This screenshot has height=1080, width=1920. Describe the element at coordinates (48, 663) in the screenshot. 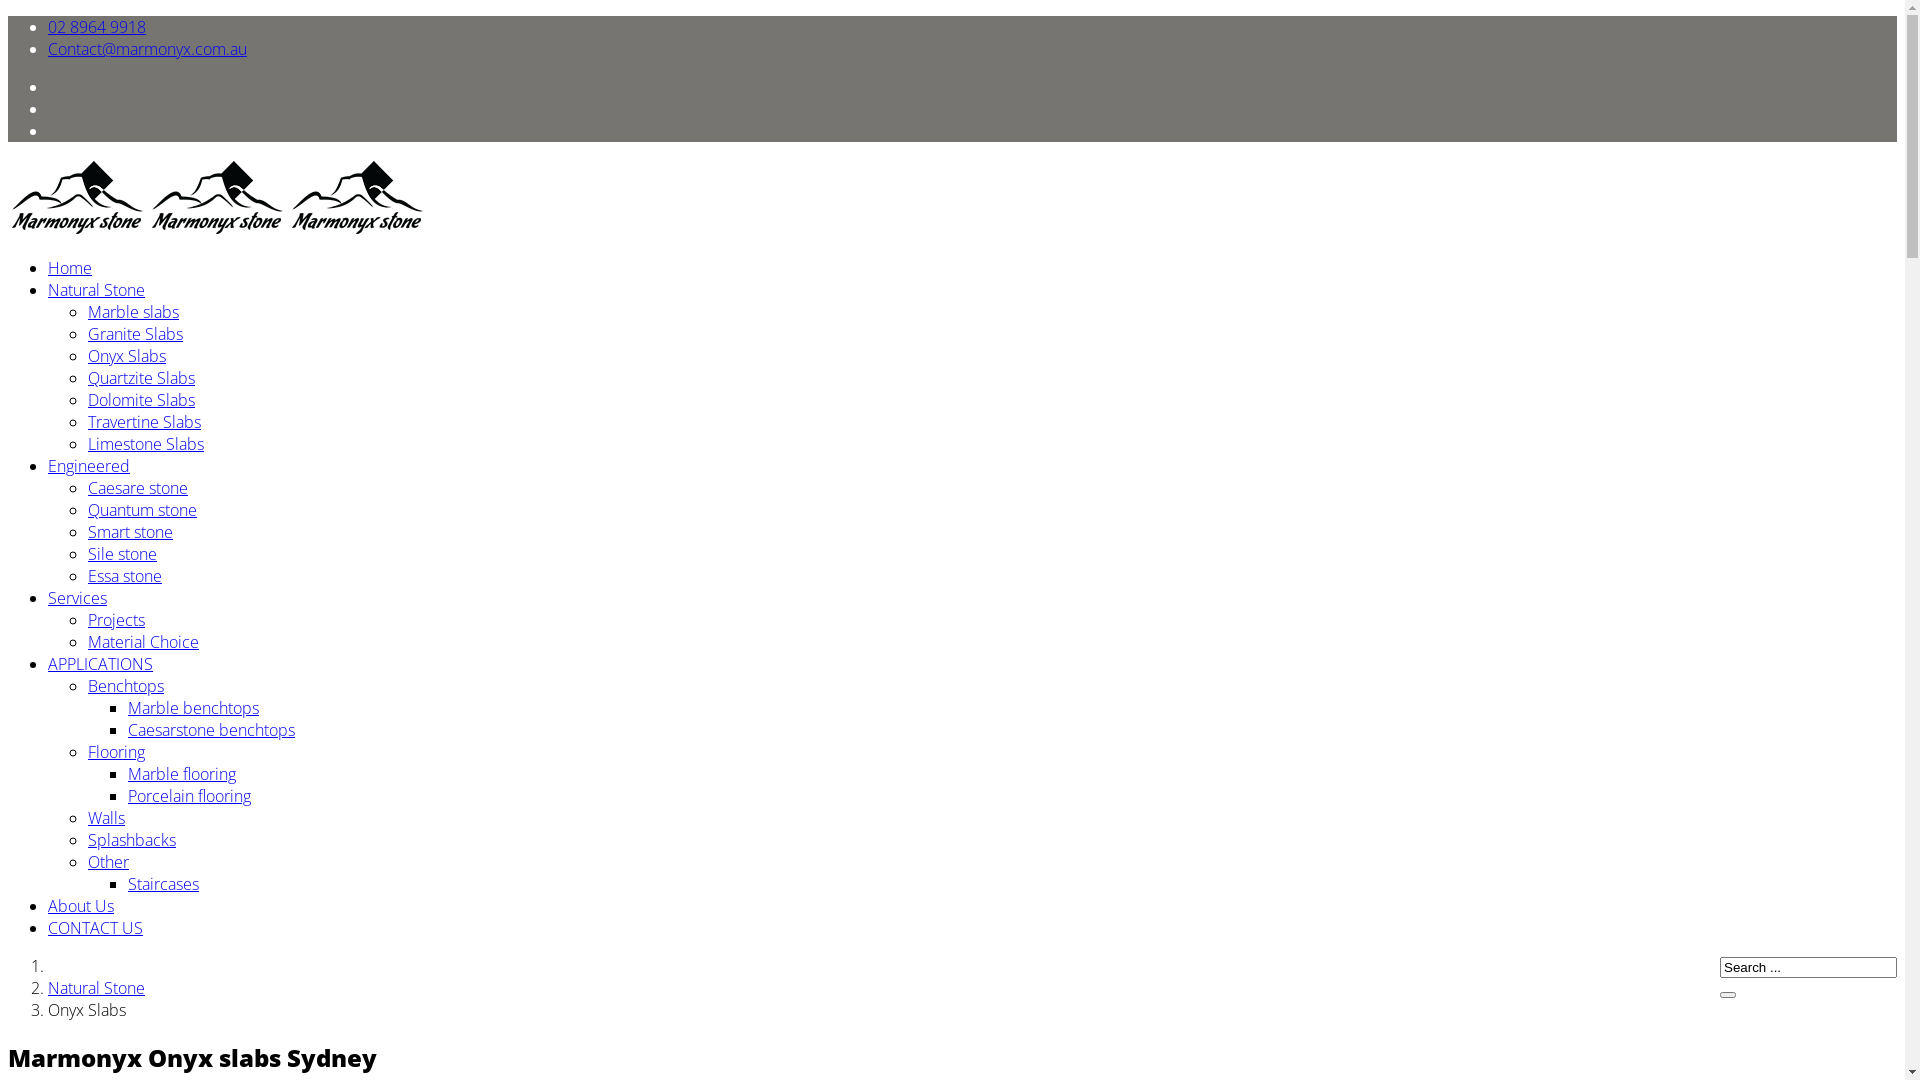

I see `'APPLICATIONS'` at that location.